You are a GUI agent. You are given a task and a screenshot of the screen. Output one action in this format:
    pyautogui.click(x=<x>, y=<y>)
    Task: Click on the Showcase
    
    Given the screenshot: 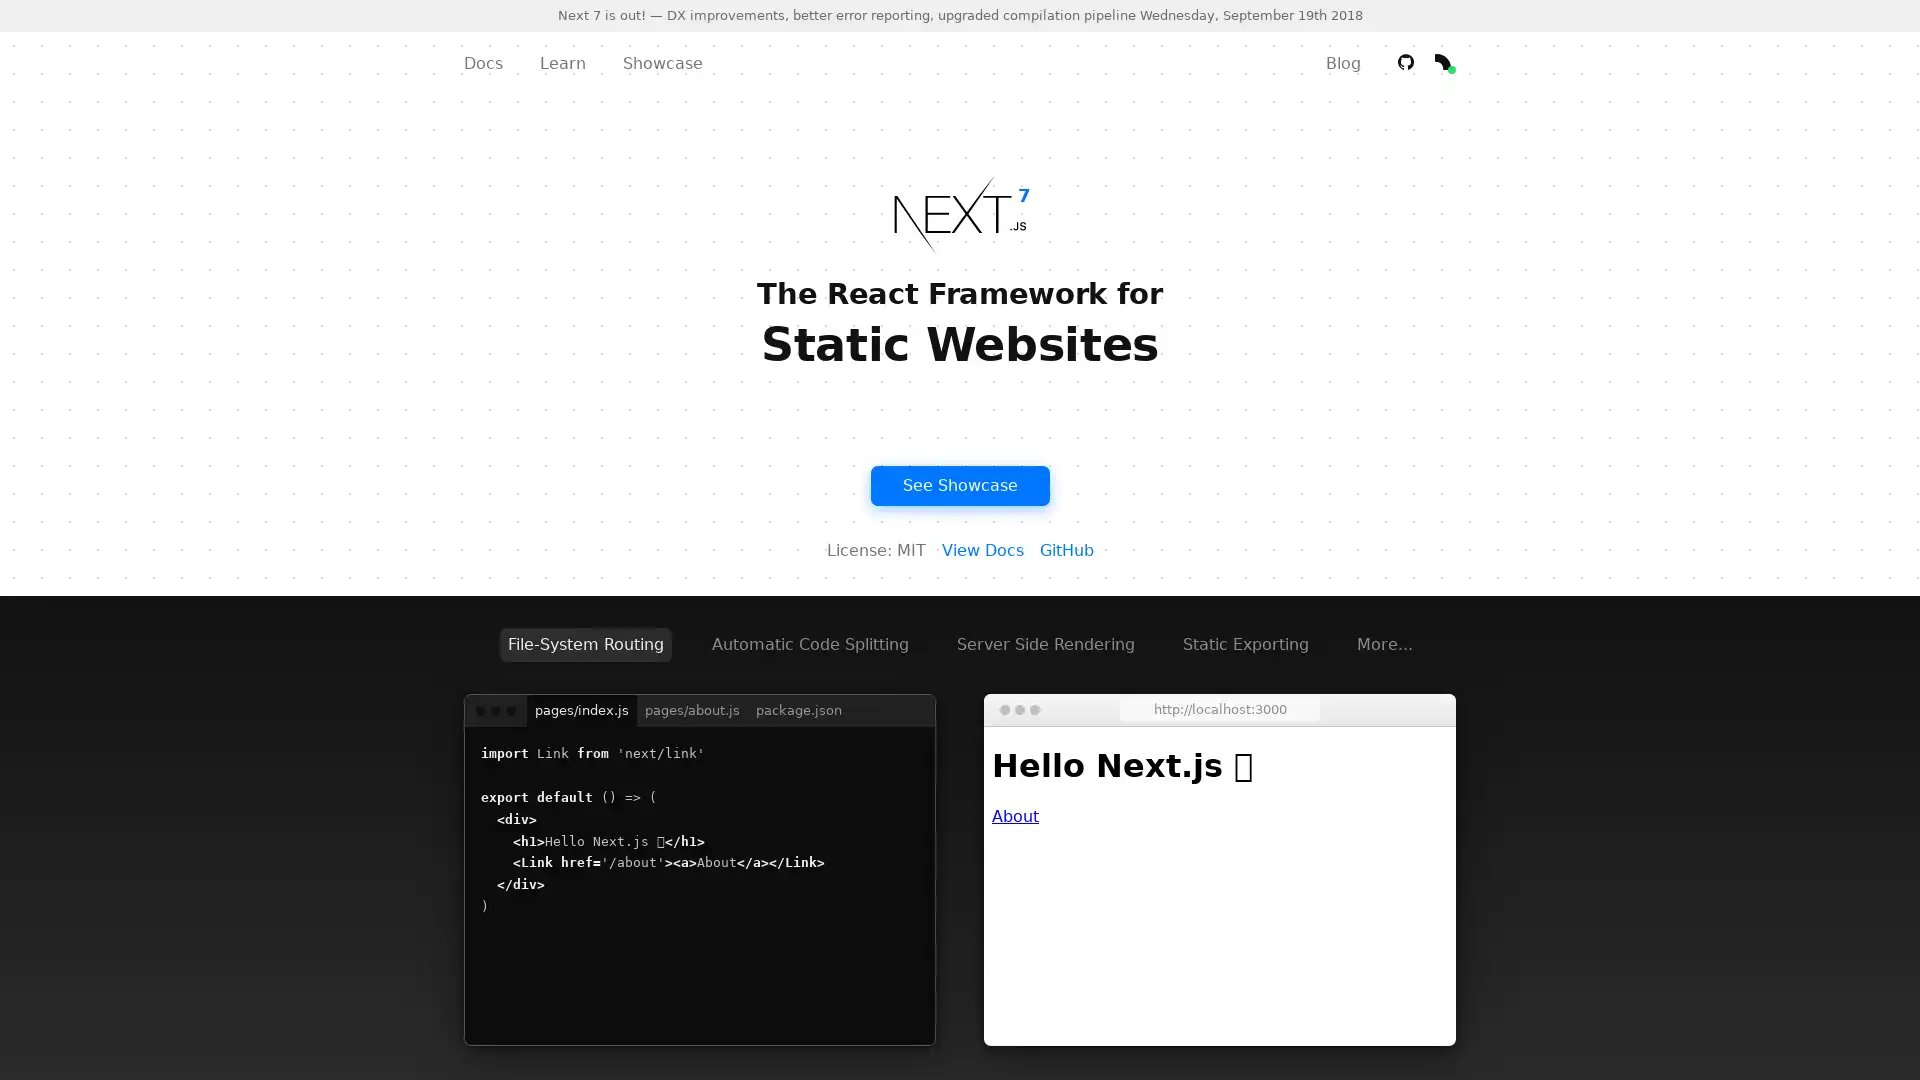 What is the action you would take?
    pyautogui.click(x=662, y=62)
    